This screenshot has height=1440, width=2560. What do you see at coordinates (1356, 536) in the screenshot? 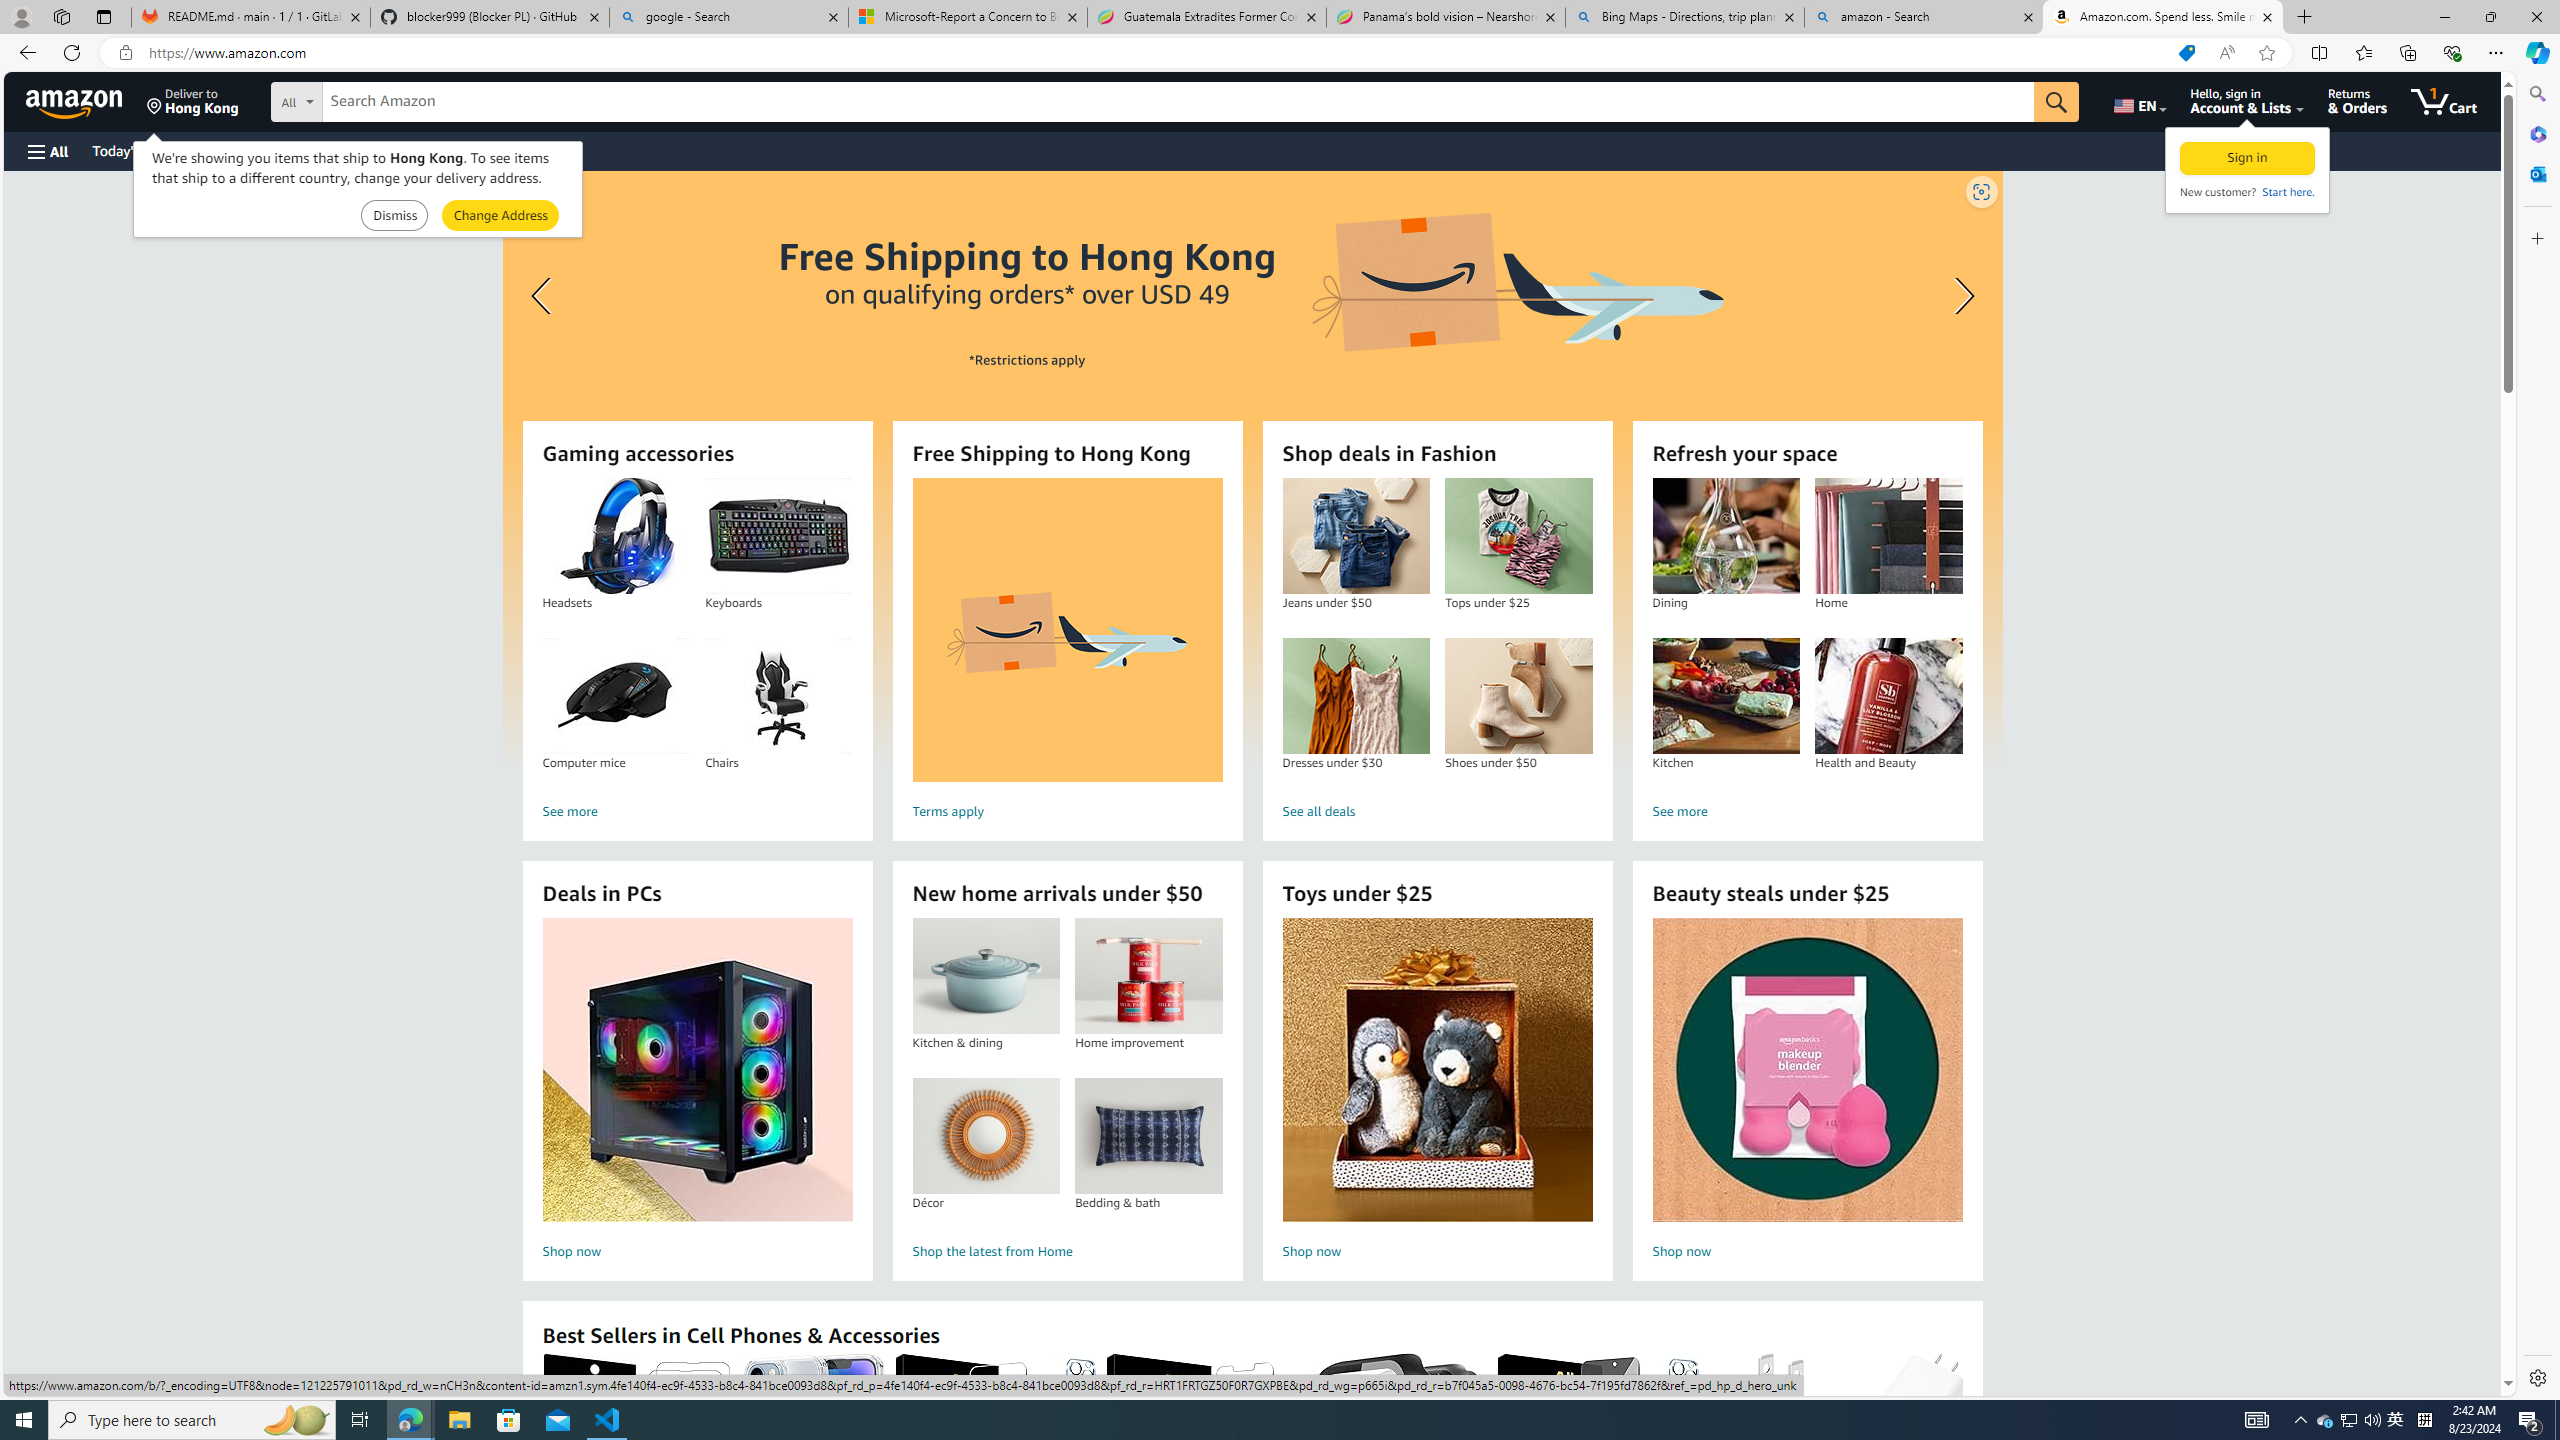
I see `'Jeans under $50'` at bounding box center [1356, 536].